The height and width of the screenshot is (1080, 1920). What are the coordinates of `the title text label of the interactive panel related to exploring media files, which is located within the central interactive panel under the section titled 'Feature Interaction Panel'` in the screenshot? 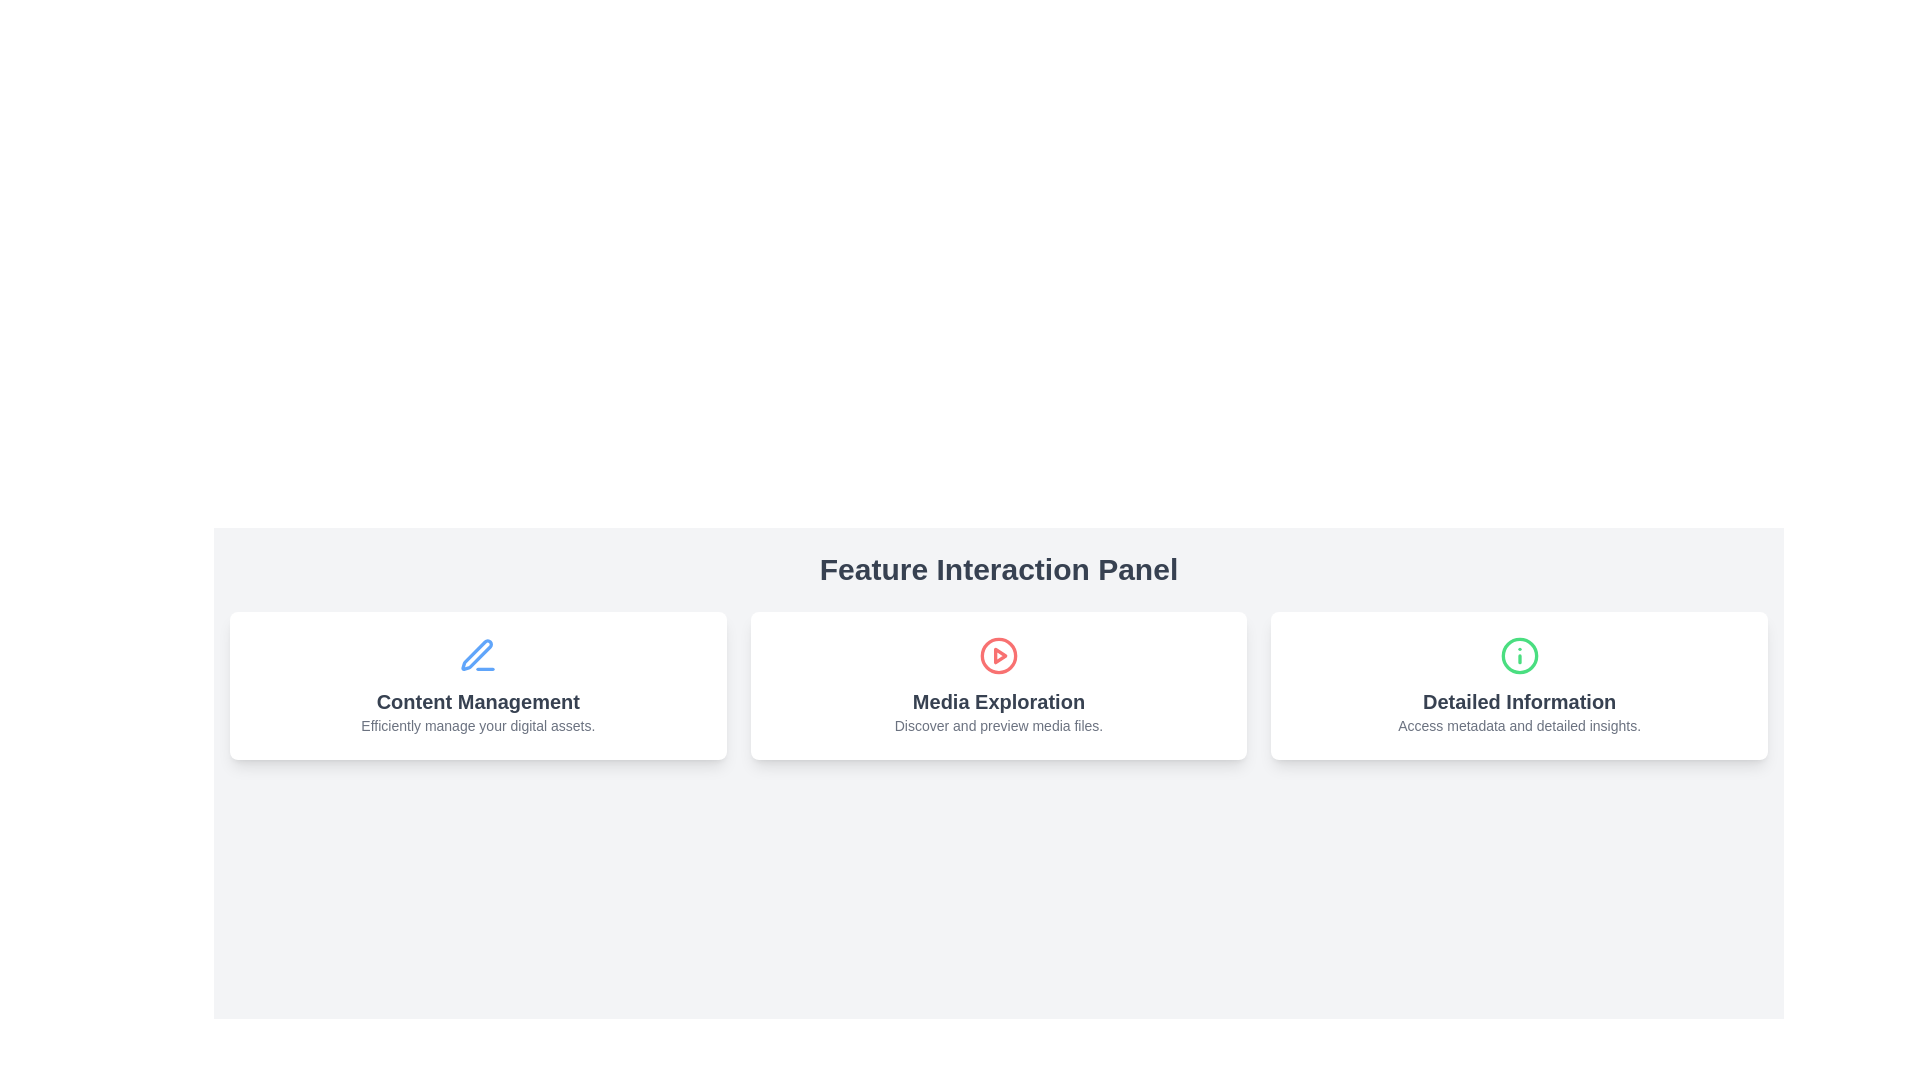 It's located at (998, 701).